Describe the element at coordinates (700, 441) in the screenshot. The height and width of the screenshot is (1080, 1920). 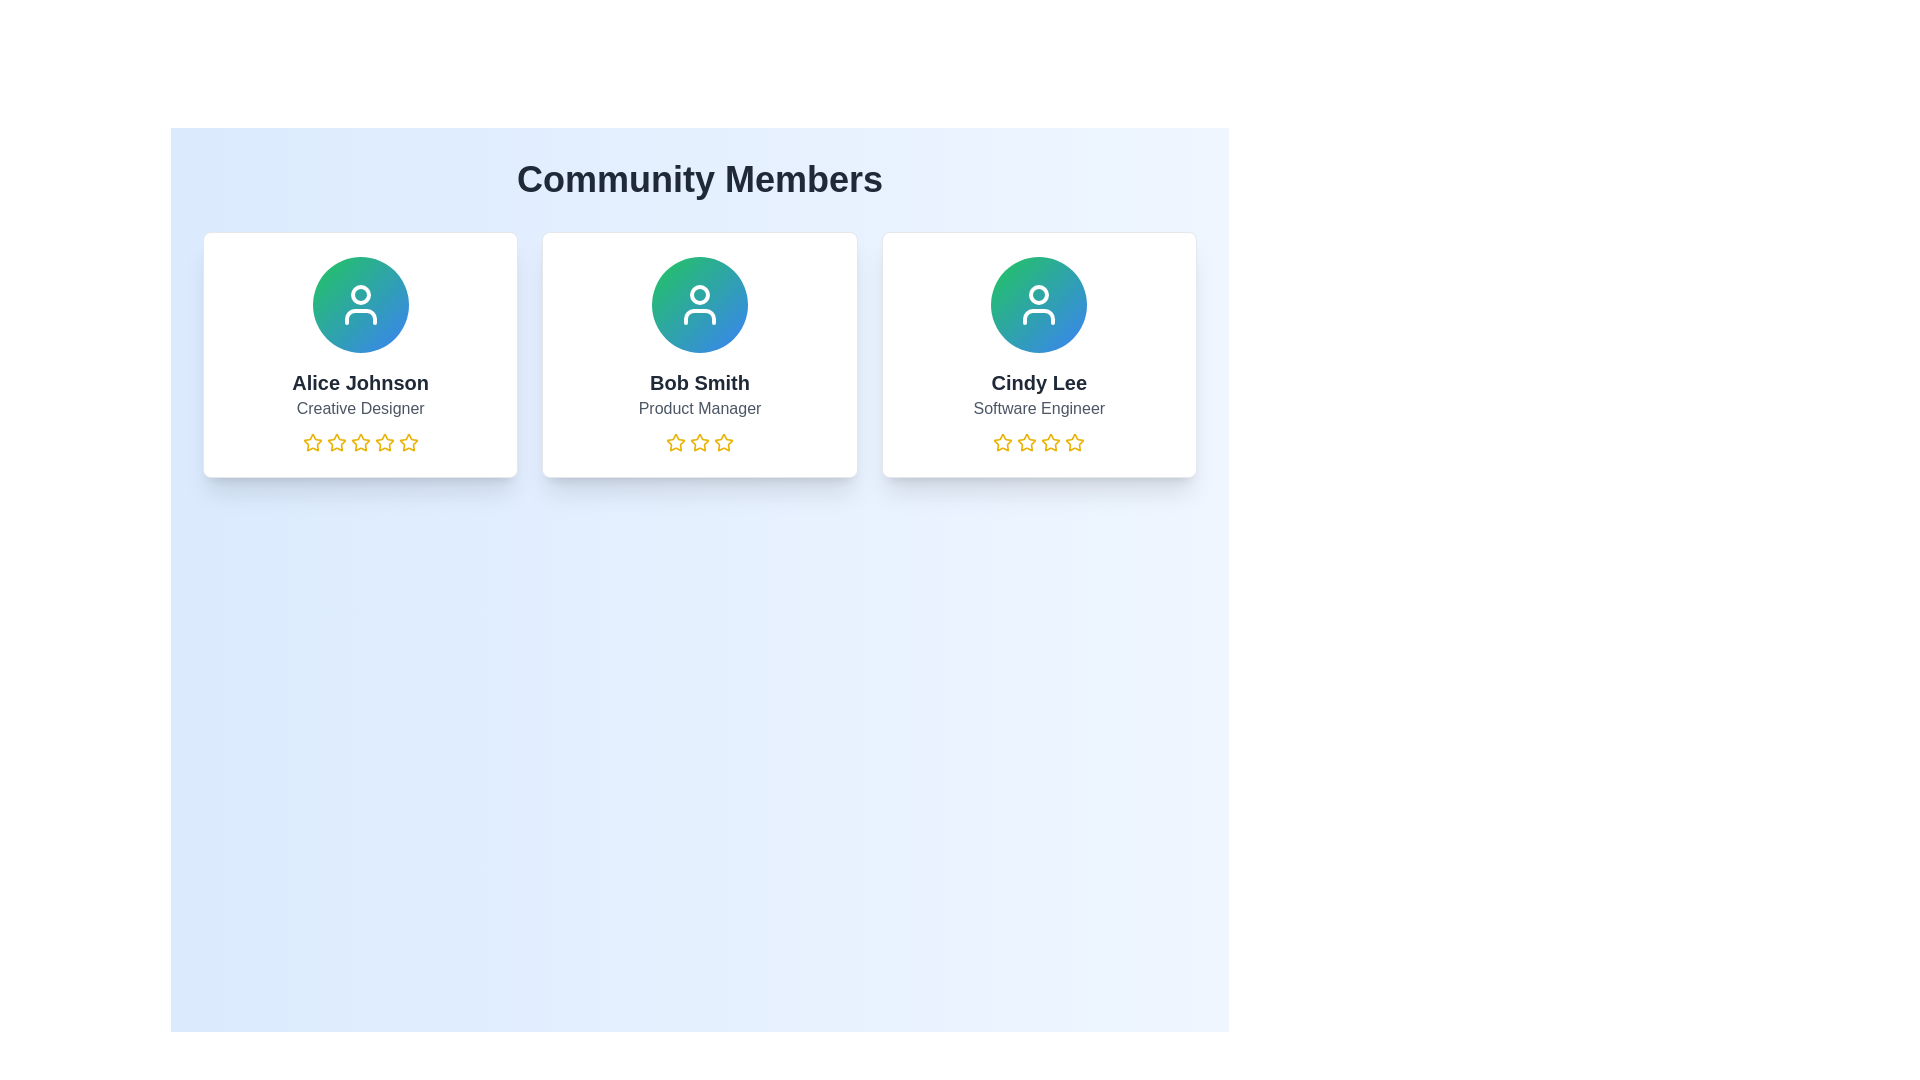
I see `the second star icon in the rating section of the 'Bob Smith' card` at that location.